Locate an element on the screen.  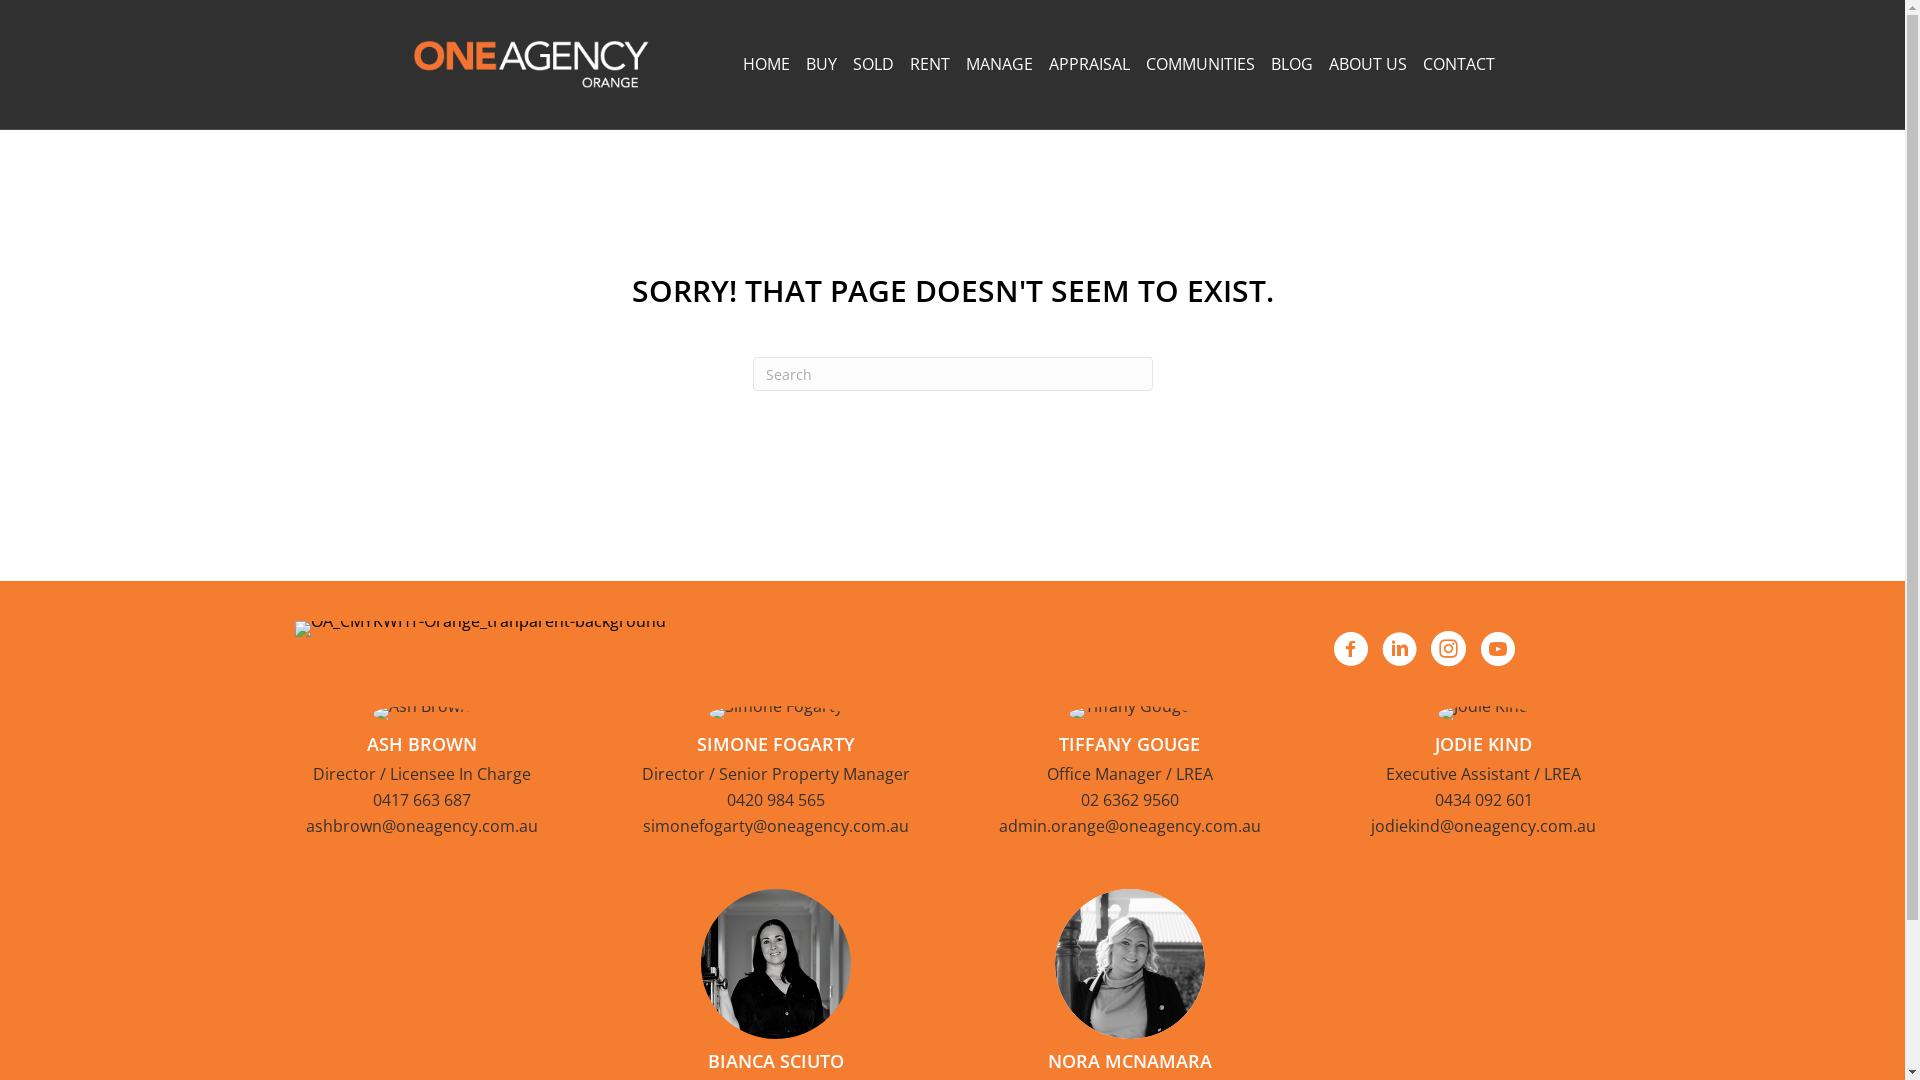
'RENT' is located at coordinates (929, 63).